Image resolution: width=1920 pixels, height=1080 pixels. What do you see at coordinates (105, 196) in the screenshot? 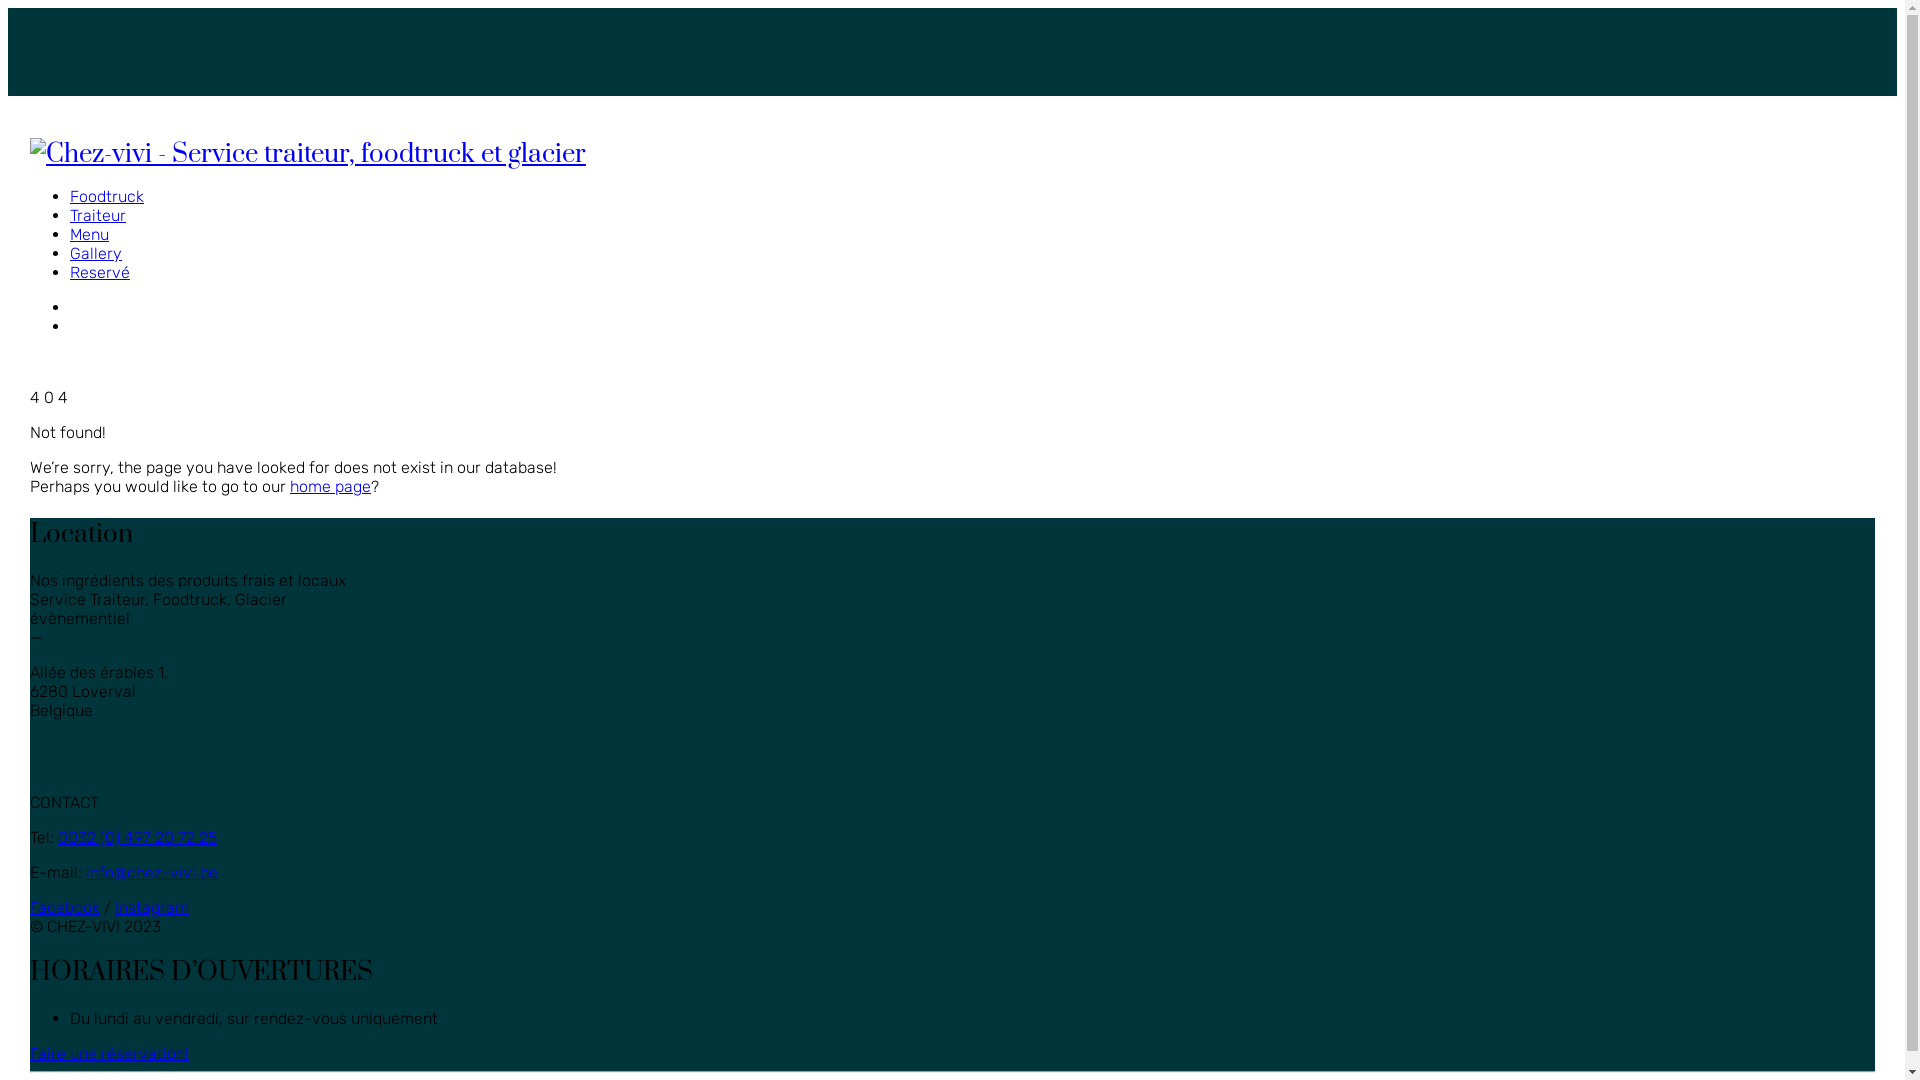
I see `'Foodtruck'` at bounding box center [105, 196].